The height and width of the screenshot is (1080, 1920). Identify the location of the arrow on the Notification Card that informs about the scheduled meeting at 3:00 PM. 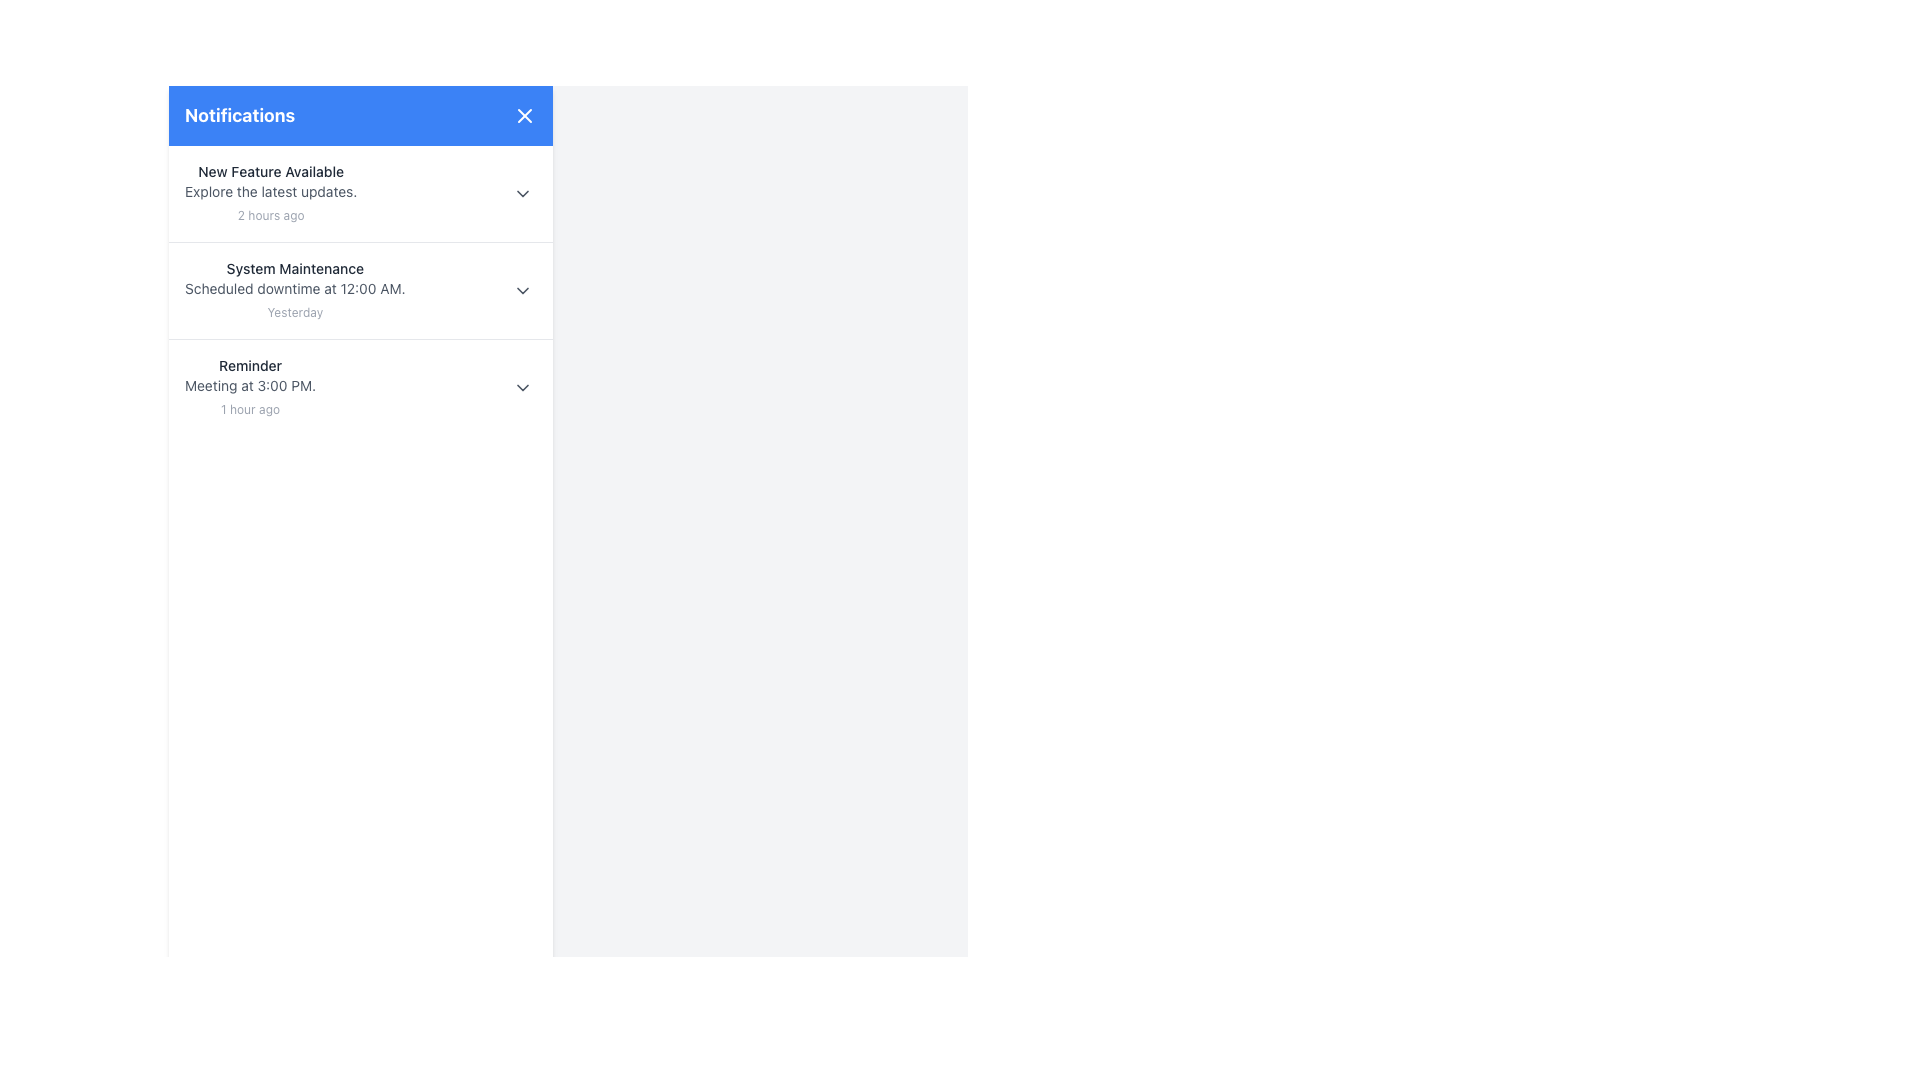
(360, 387).